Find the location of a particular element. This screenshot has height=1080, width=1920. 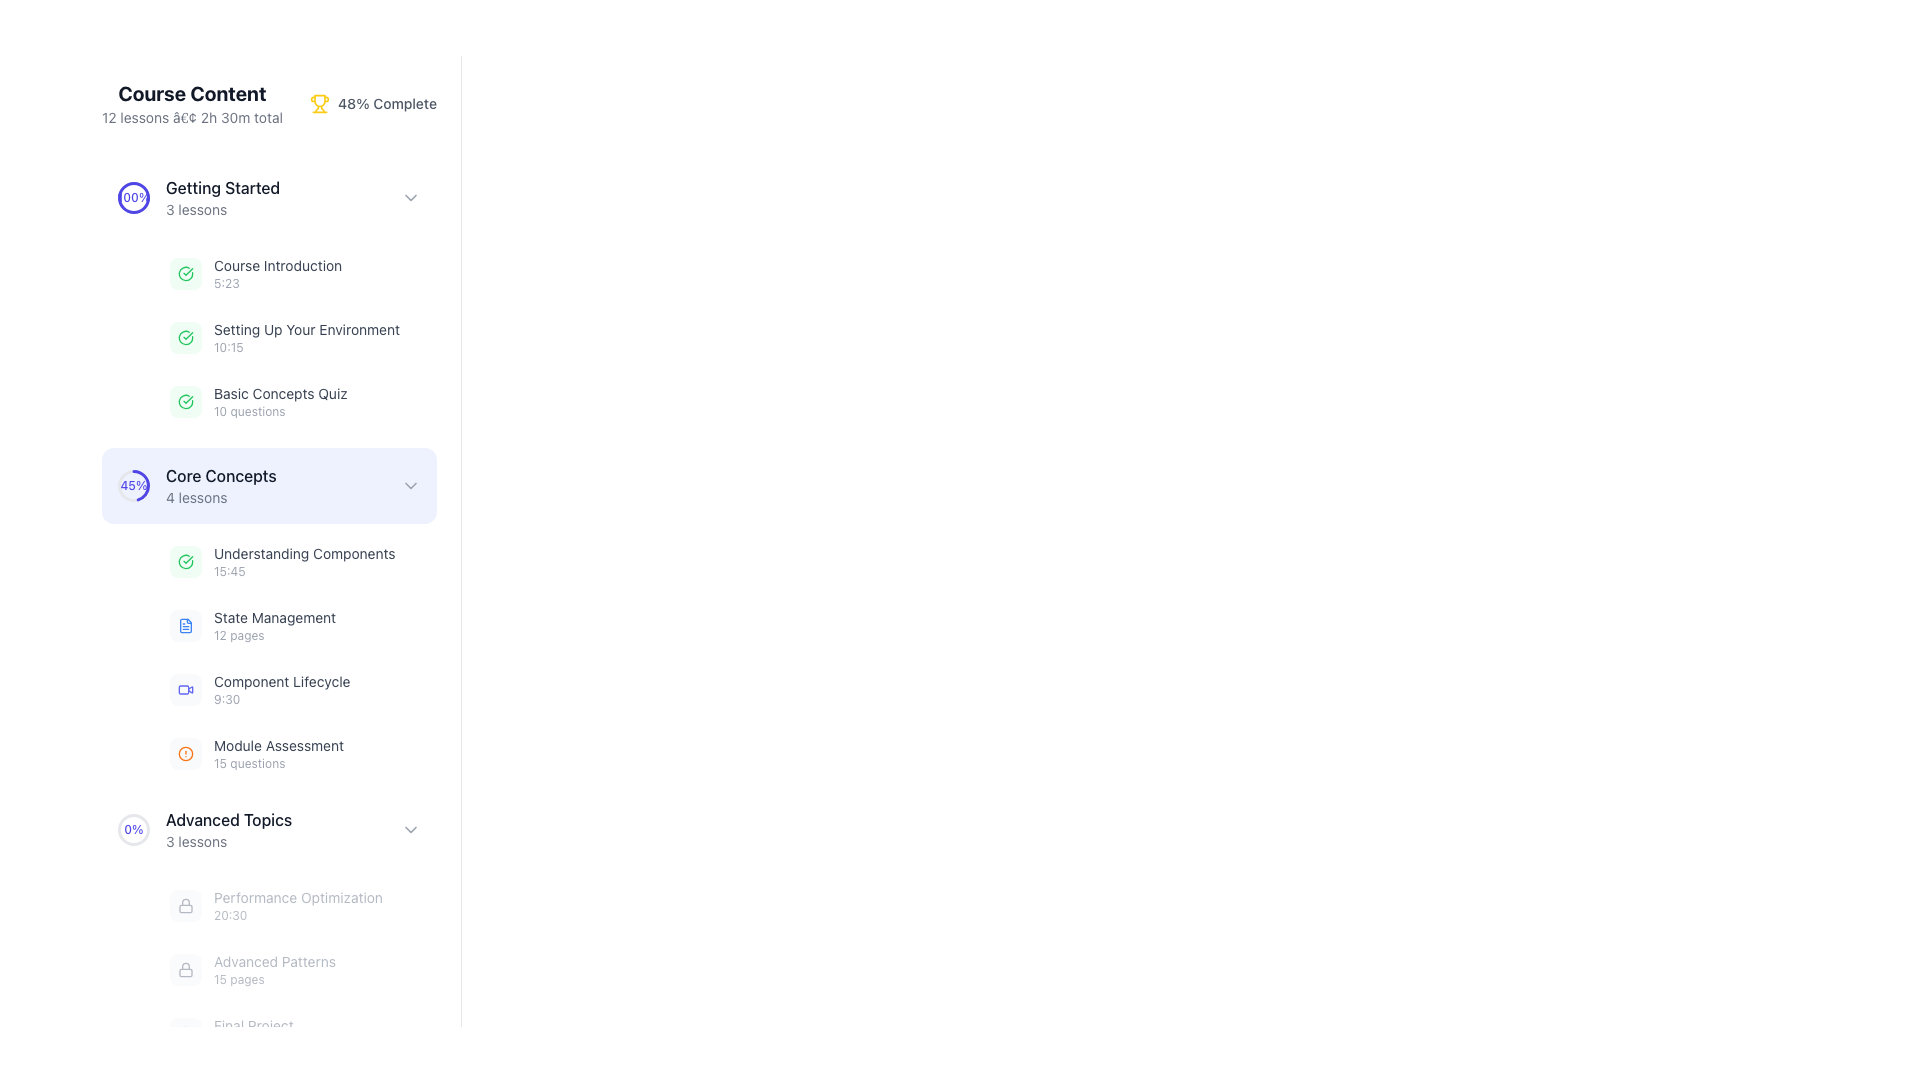

the 'Advanced Topics' module summary block is located at coordinates (205, 829).